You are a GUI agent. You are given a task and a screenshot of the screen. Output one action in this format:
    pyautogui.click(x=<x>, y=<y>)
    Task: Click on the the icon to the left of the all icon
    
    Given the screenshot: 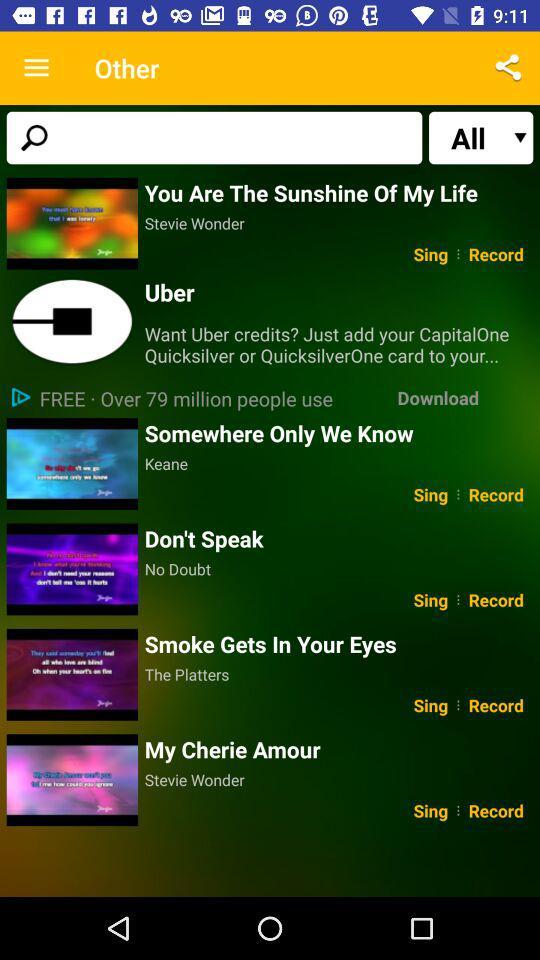 What is the action you would take?
    pyautogui.click(x=213, y=136)
    